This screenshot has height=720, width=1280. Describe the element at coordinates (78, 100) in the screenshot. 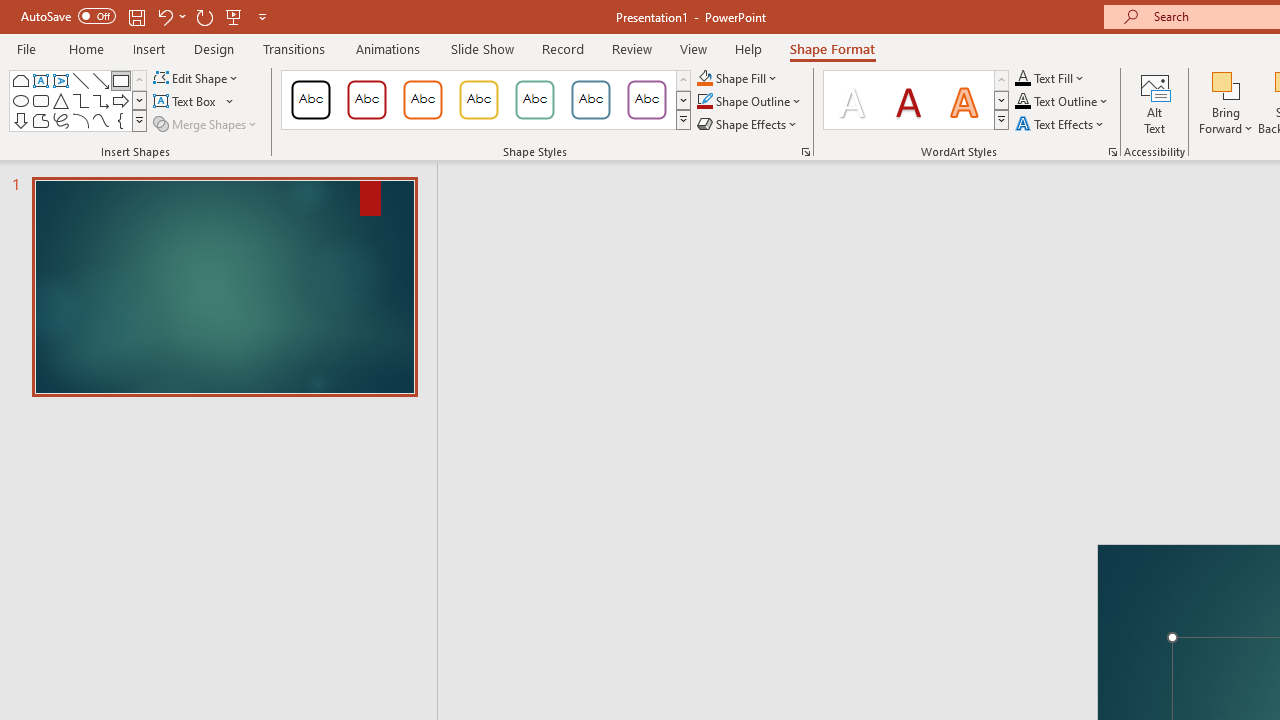

I see `'AutomationID: ShapesInsertGallery'` at that location.